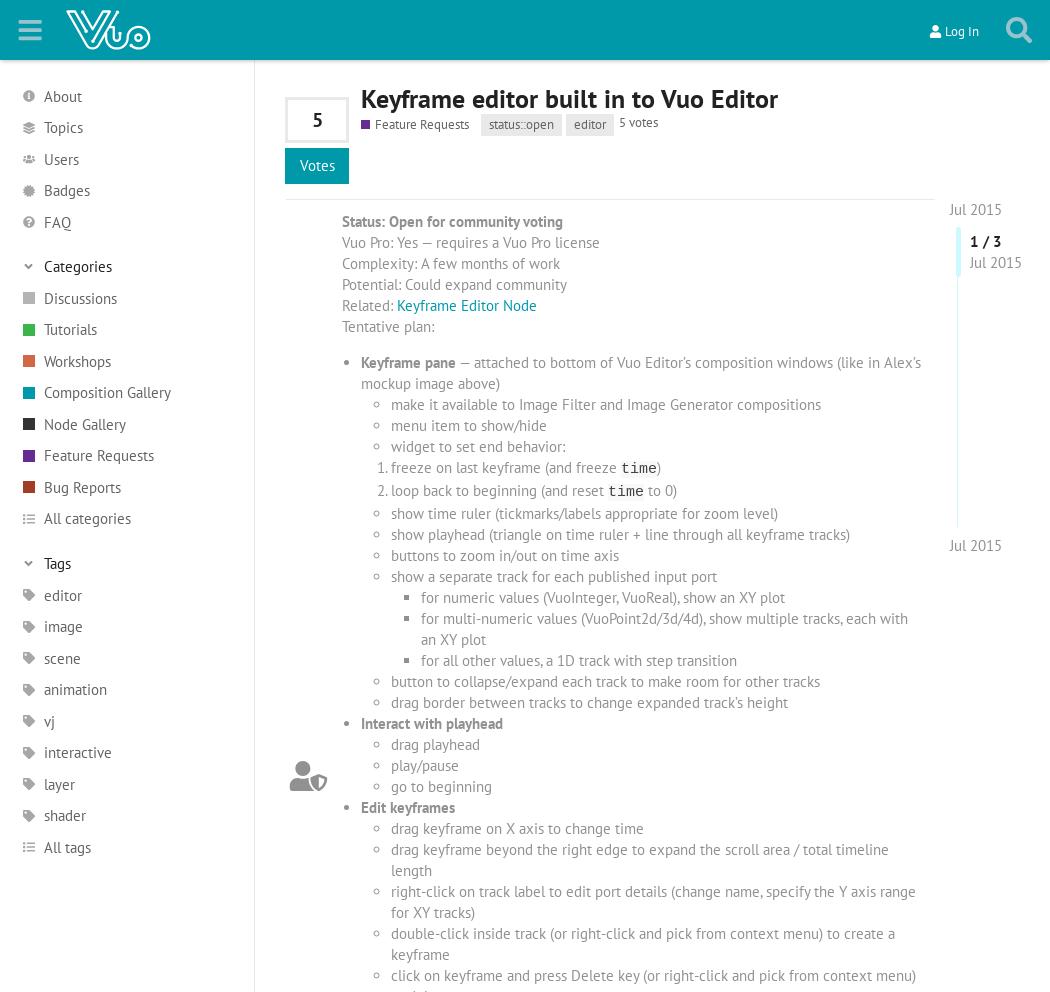 The image size is (1050, 992). What do you see at coordinates (77, 359) in the screenshot?
I see `'Workshops'` at bounding box center [77, 359].